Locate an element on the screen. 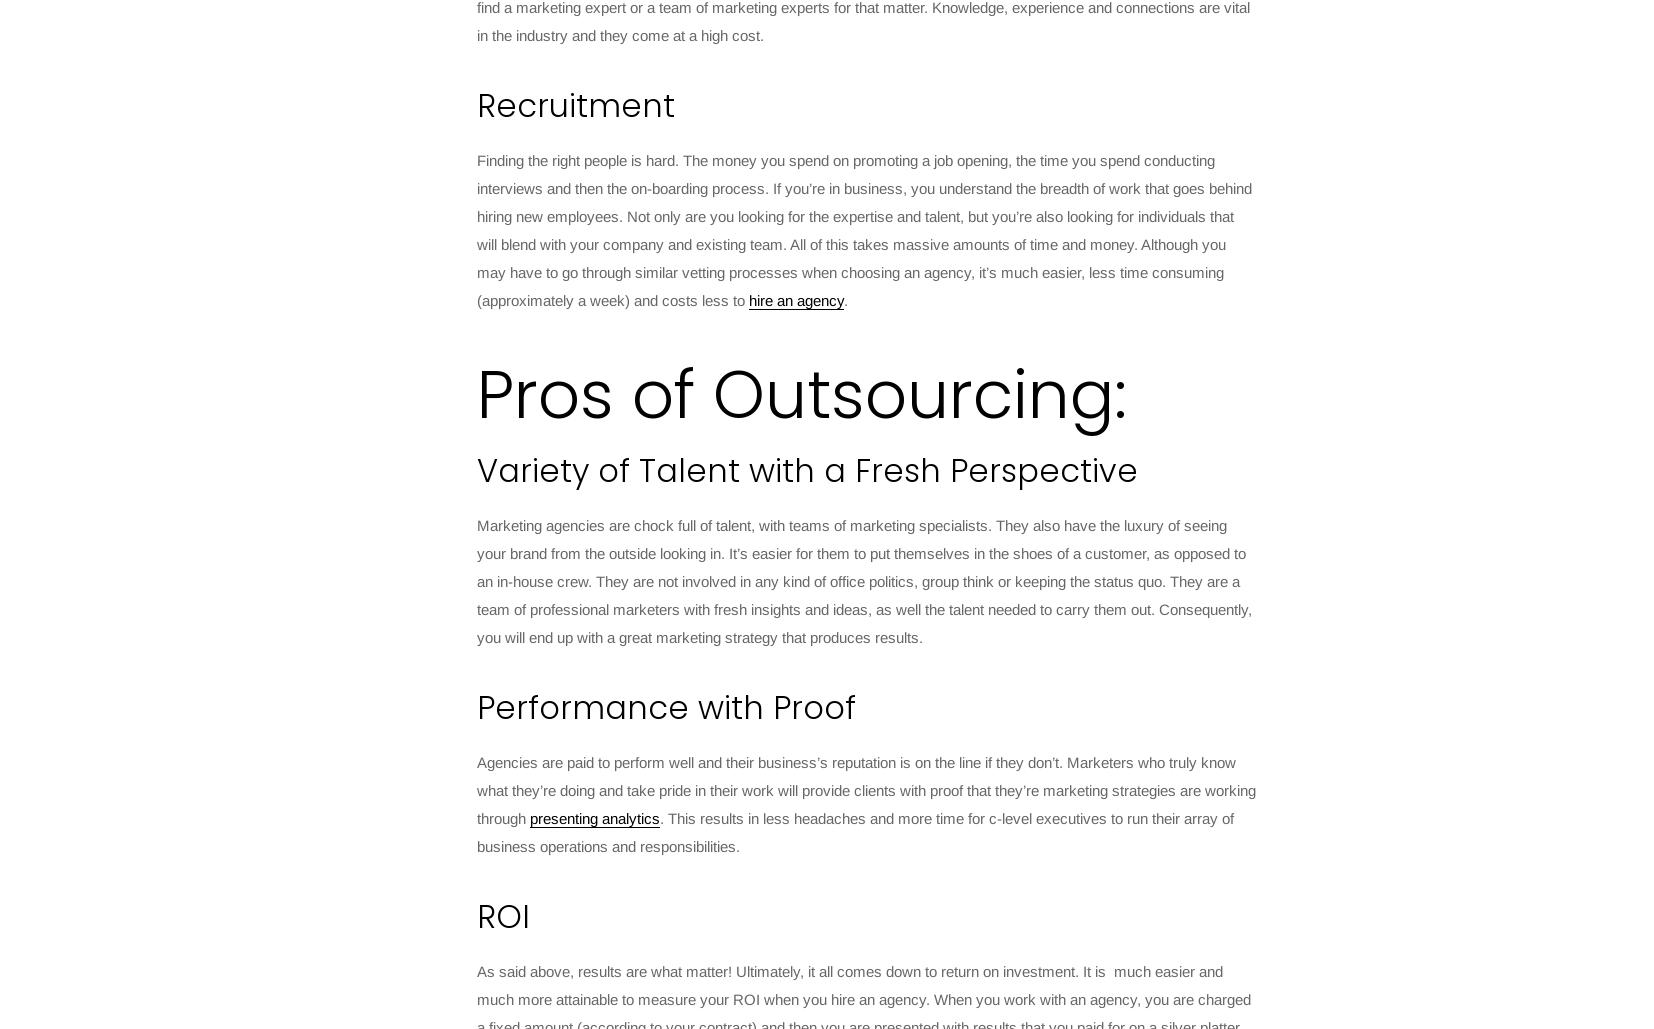  '.' is located at coordinates (845, 300).